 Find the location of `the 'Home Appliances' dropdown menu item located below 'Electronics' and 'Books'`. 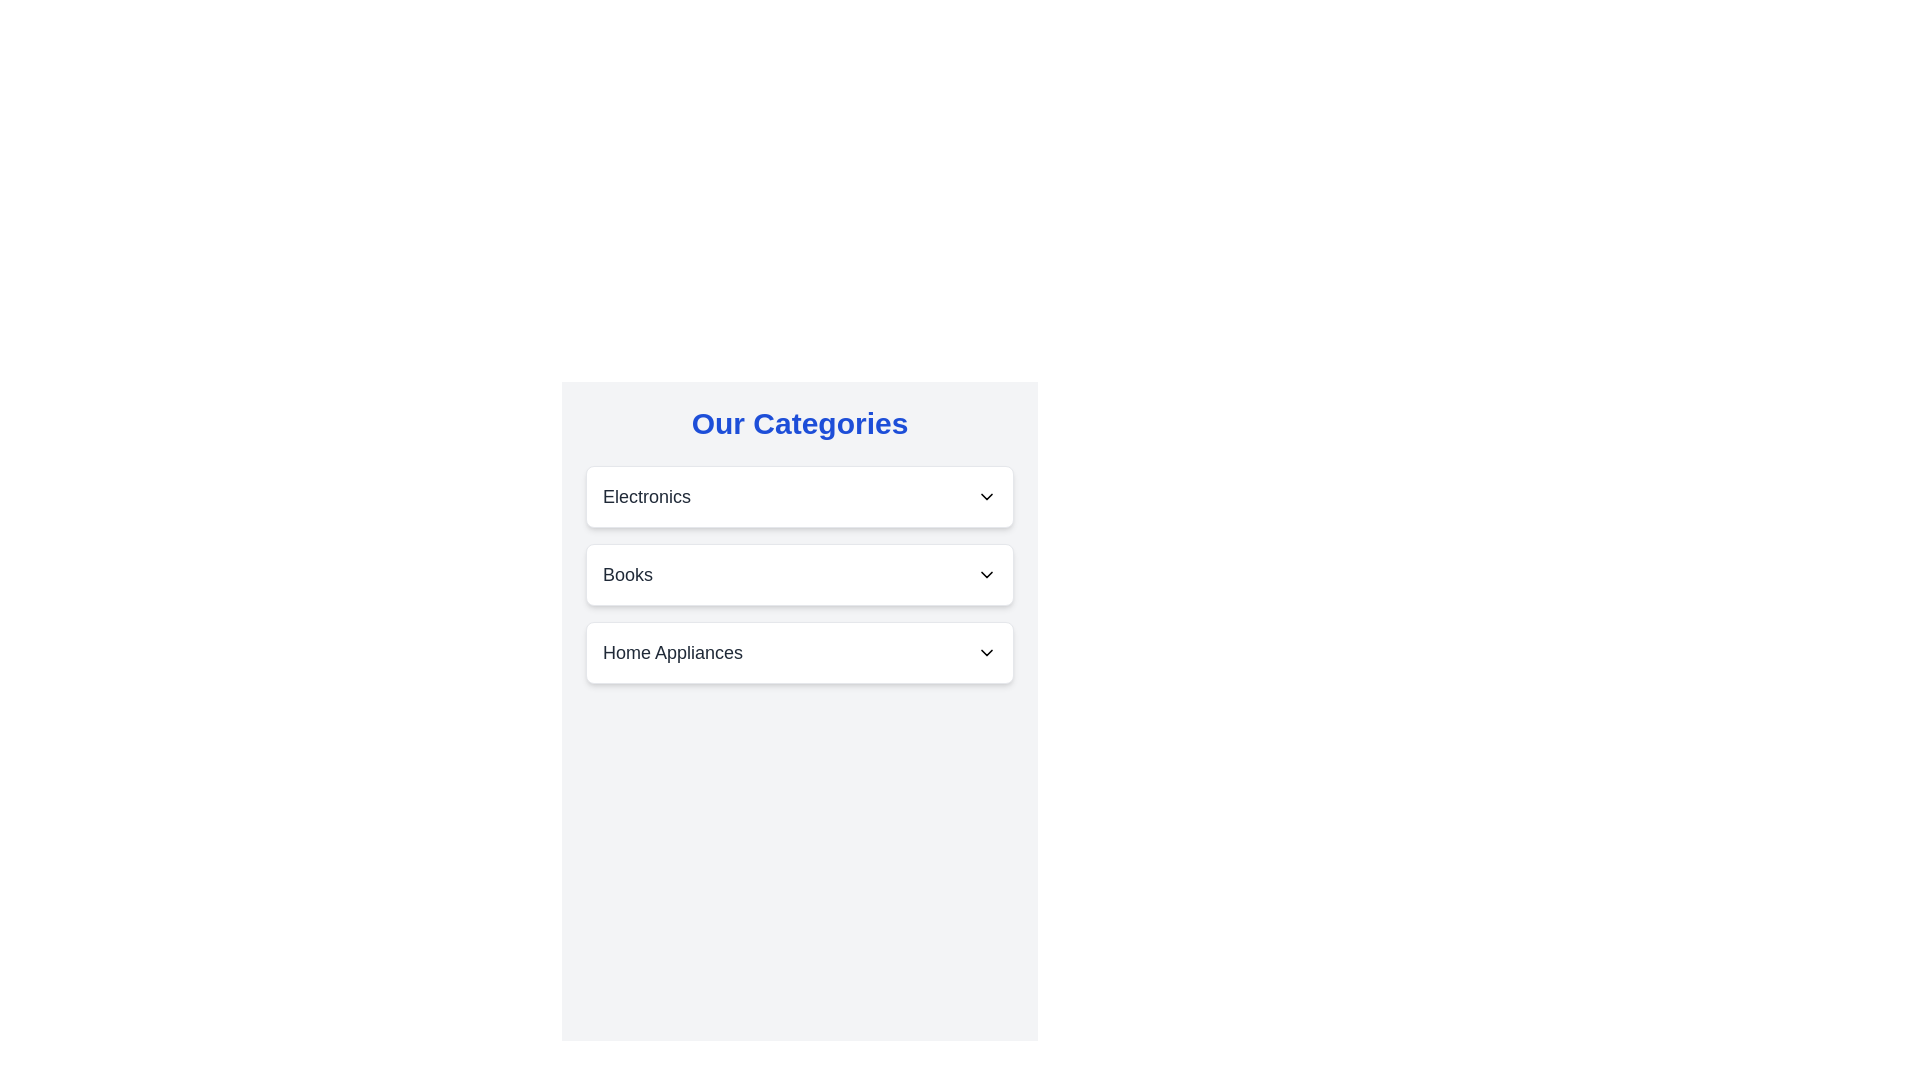

the 'Home Appliances' dropdown menu item located below 'Electronics' and 'Books' is located at coordinates (800, 652).